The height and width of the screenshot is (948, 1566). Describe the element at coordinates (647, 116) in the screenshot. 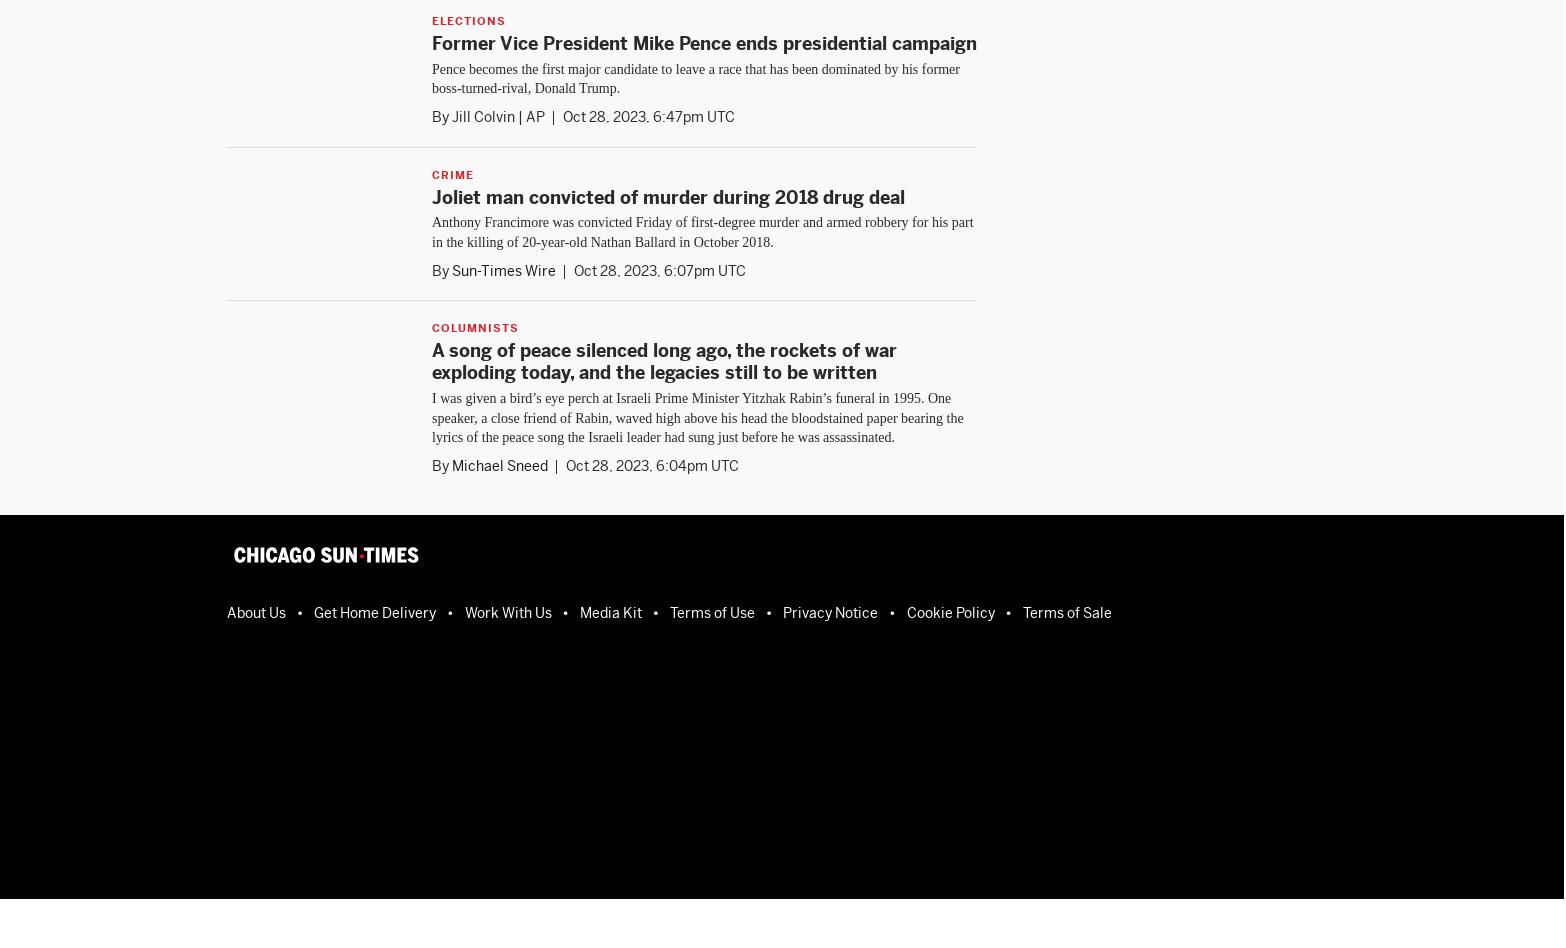

I see `'Oct 28, 2023, 6:47pm UTC'` at that location.